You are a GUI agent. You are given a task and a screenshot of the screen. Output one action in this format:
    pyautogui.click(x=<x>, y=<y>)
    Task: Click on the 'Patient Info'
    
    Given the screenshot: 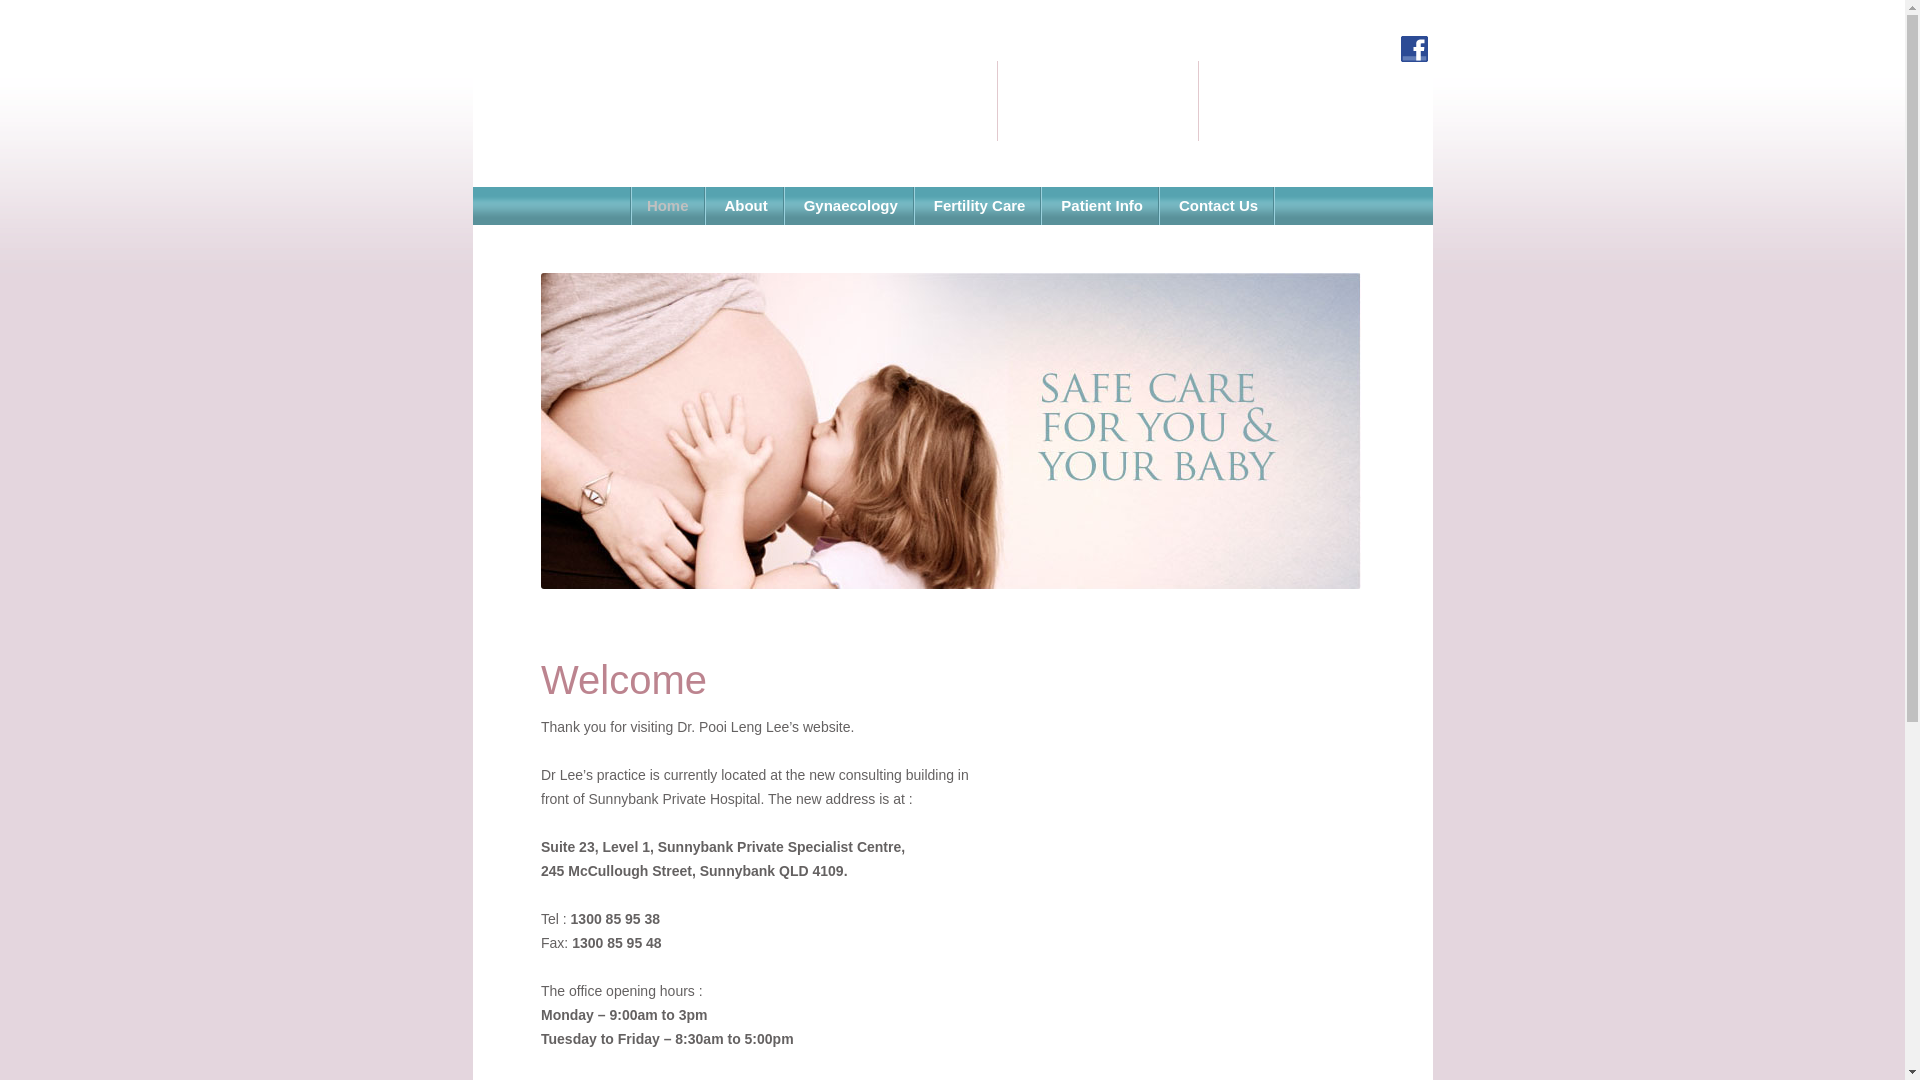 What is the action you would take?
    pyautogui.click(x=1101, y=205)
    